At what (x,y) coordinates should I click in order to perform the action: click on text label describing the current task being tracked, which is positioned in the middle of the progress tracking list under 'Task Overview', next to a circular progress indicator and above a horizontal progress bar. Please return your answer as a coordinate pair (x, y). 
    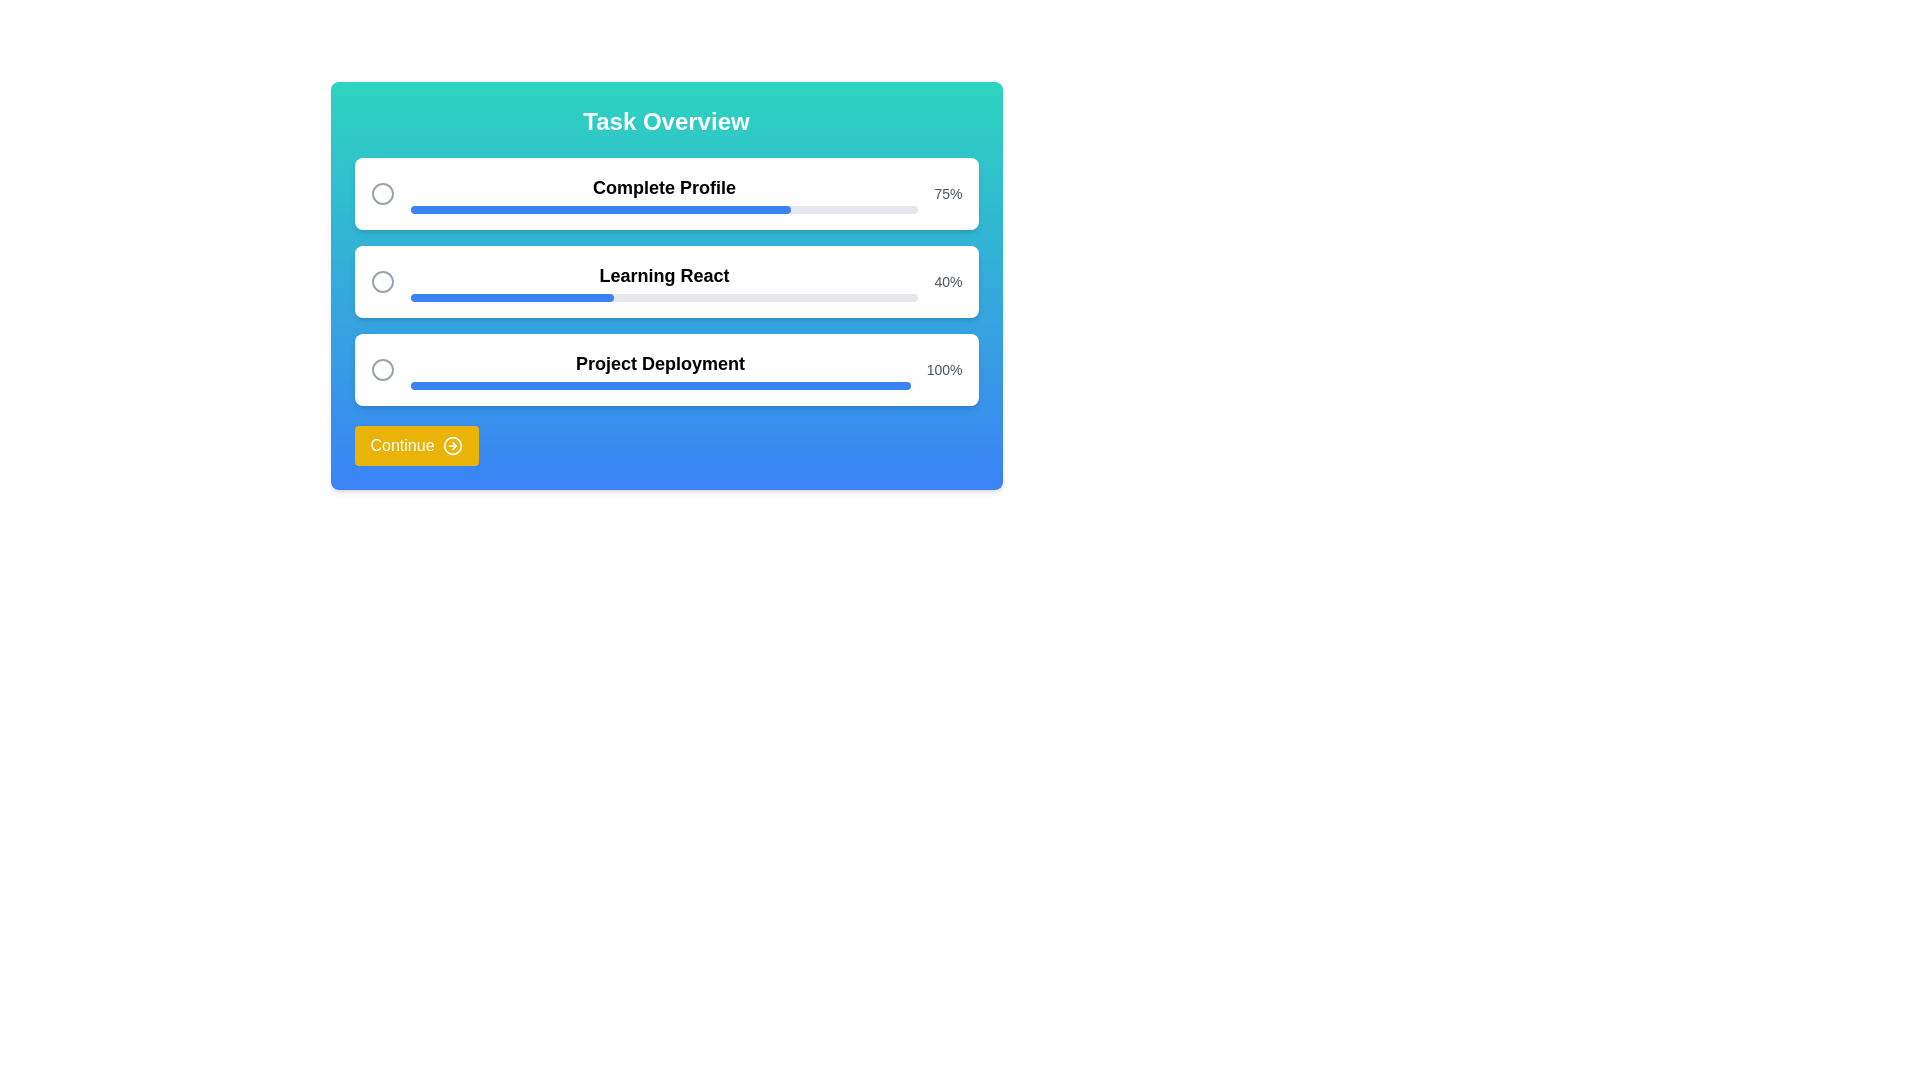
    Looking at the image, I should click on (664, 276).